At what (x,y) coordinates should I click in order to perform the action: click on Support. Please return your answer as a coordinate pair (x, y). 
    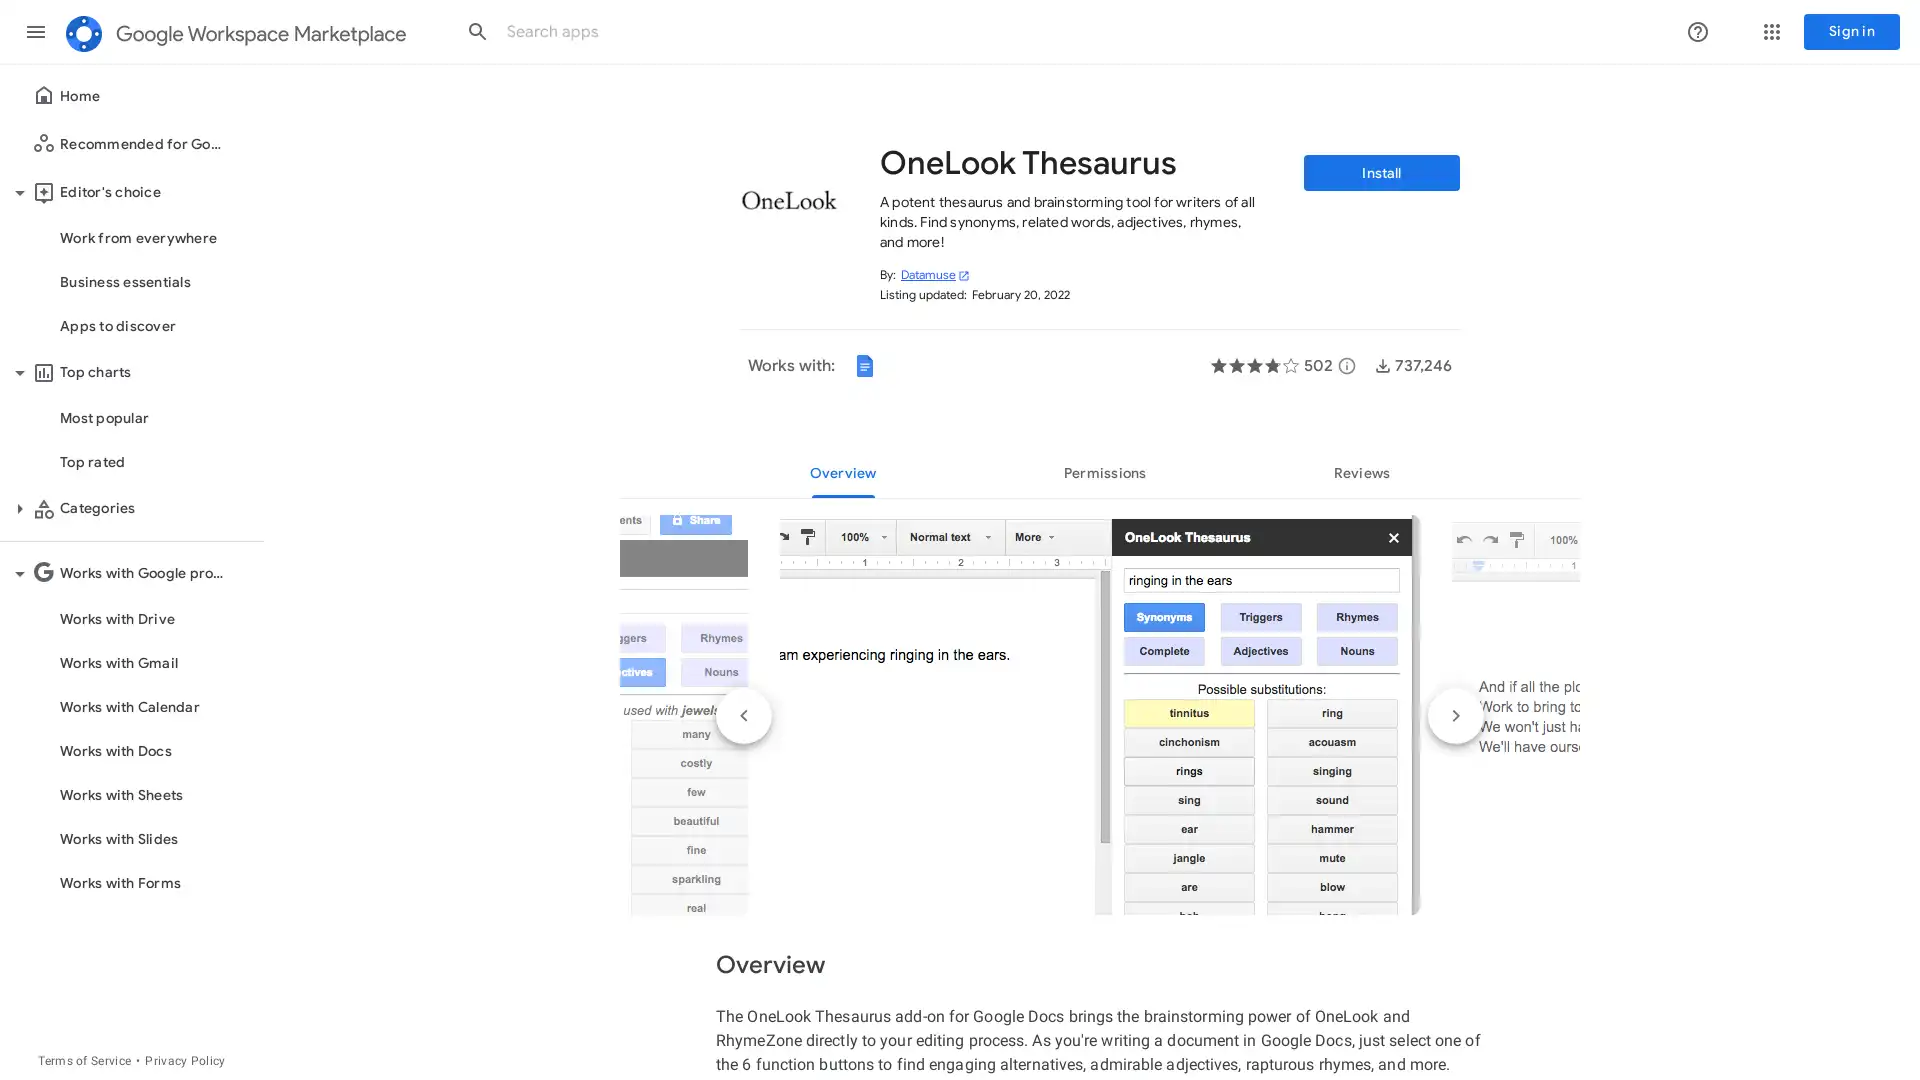
    Looking at the image, I should click on (1697, 31).